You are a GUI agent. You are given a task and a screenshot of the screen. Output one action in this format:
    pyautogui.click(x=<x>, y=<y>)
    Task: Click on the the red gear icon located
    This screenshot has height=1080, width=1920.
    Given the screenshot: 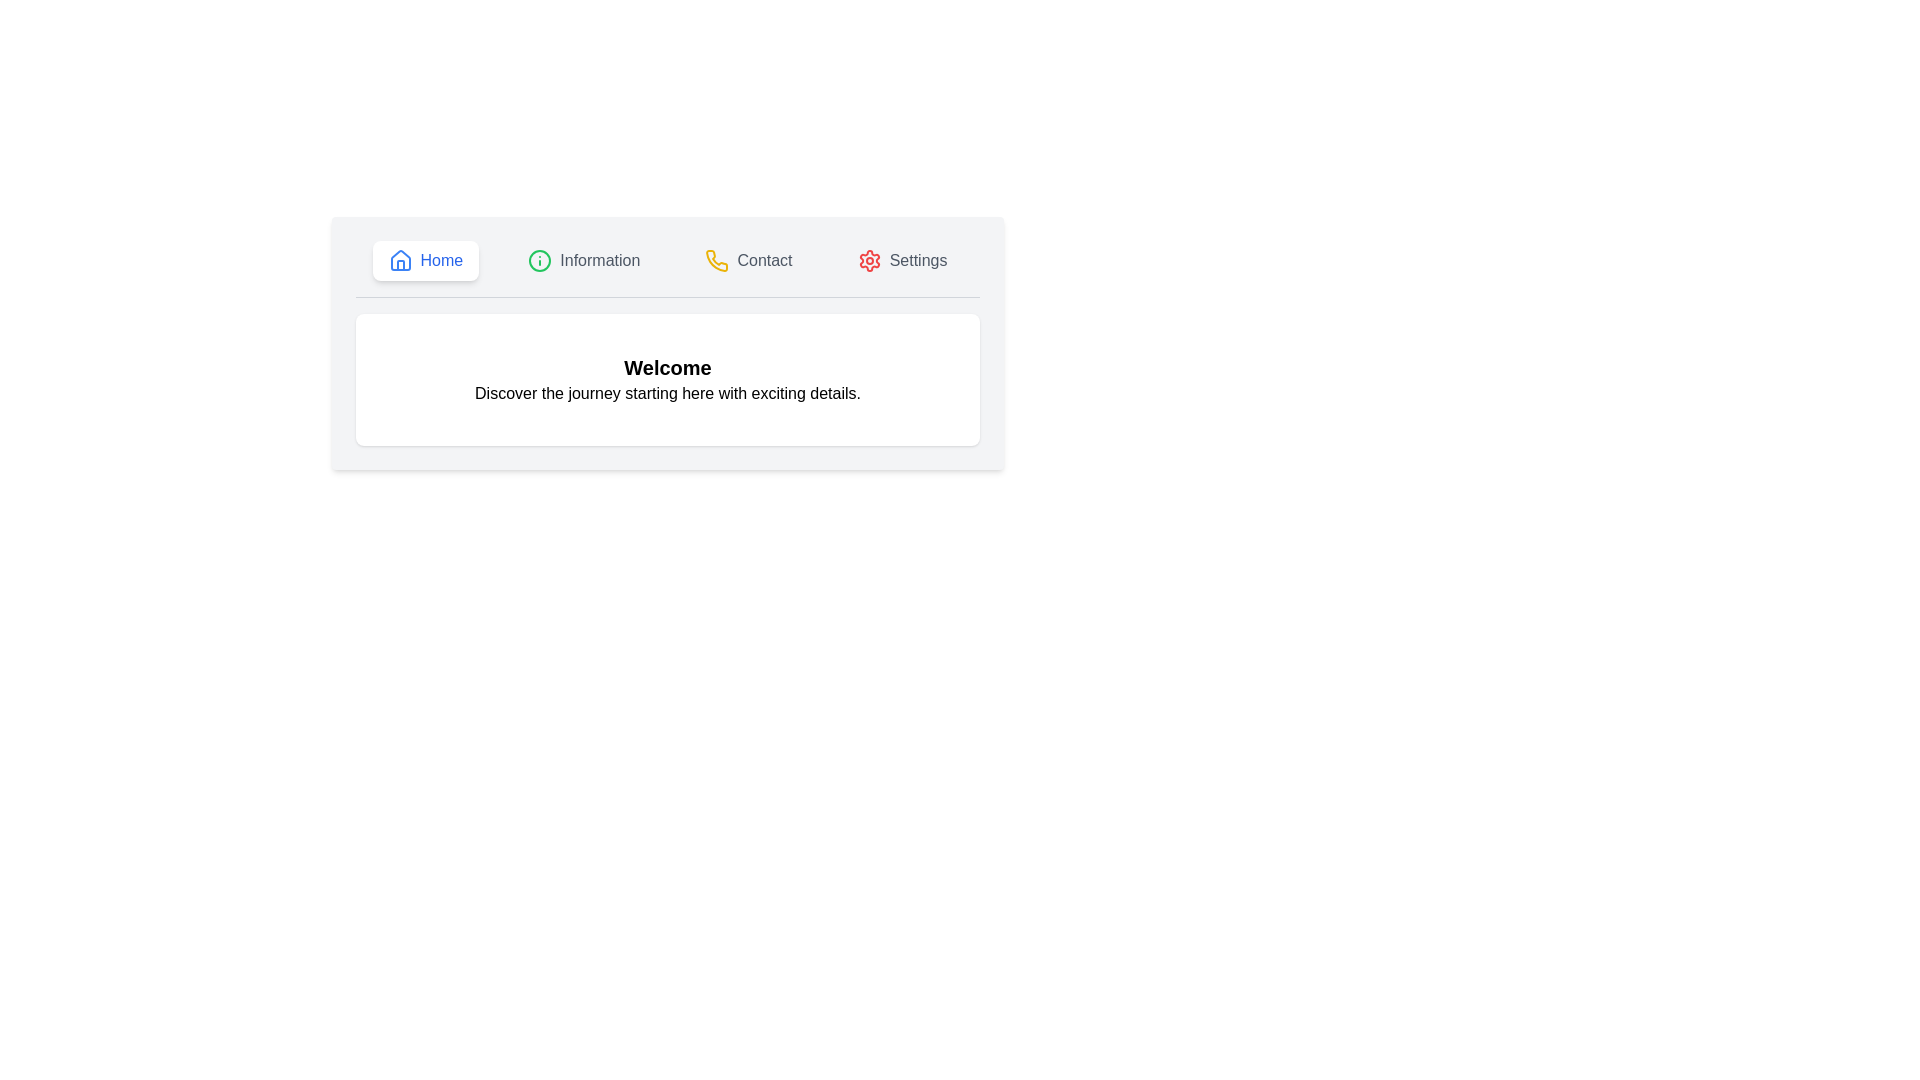 What is the action you would take?
    pyautogui.click(x=869, y=260)
    